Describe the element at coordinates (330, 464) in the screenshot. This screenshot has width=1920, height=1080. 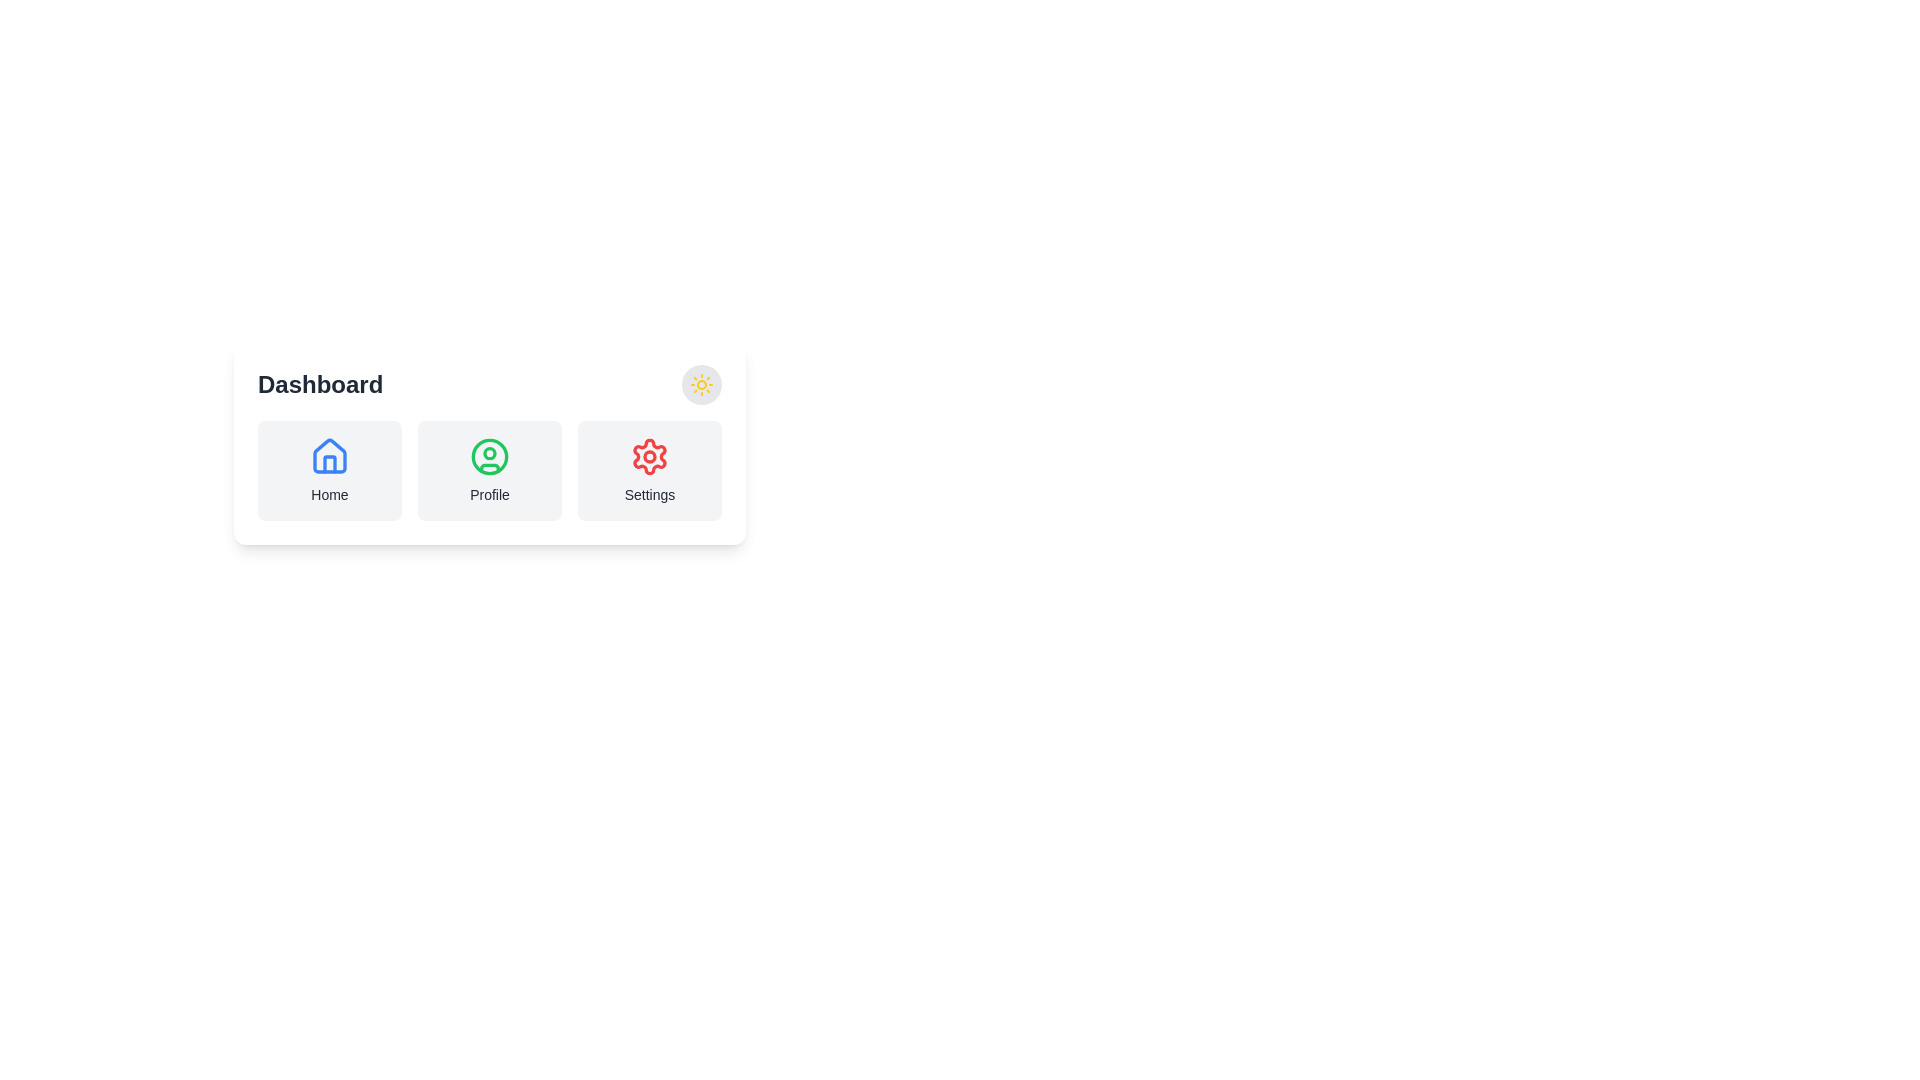
I see `the door element within the blue-bordered house icon in the Home section of the dashboard for visual interaction` at that location.